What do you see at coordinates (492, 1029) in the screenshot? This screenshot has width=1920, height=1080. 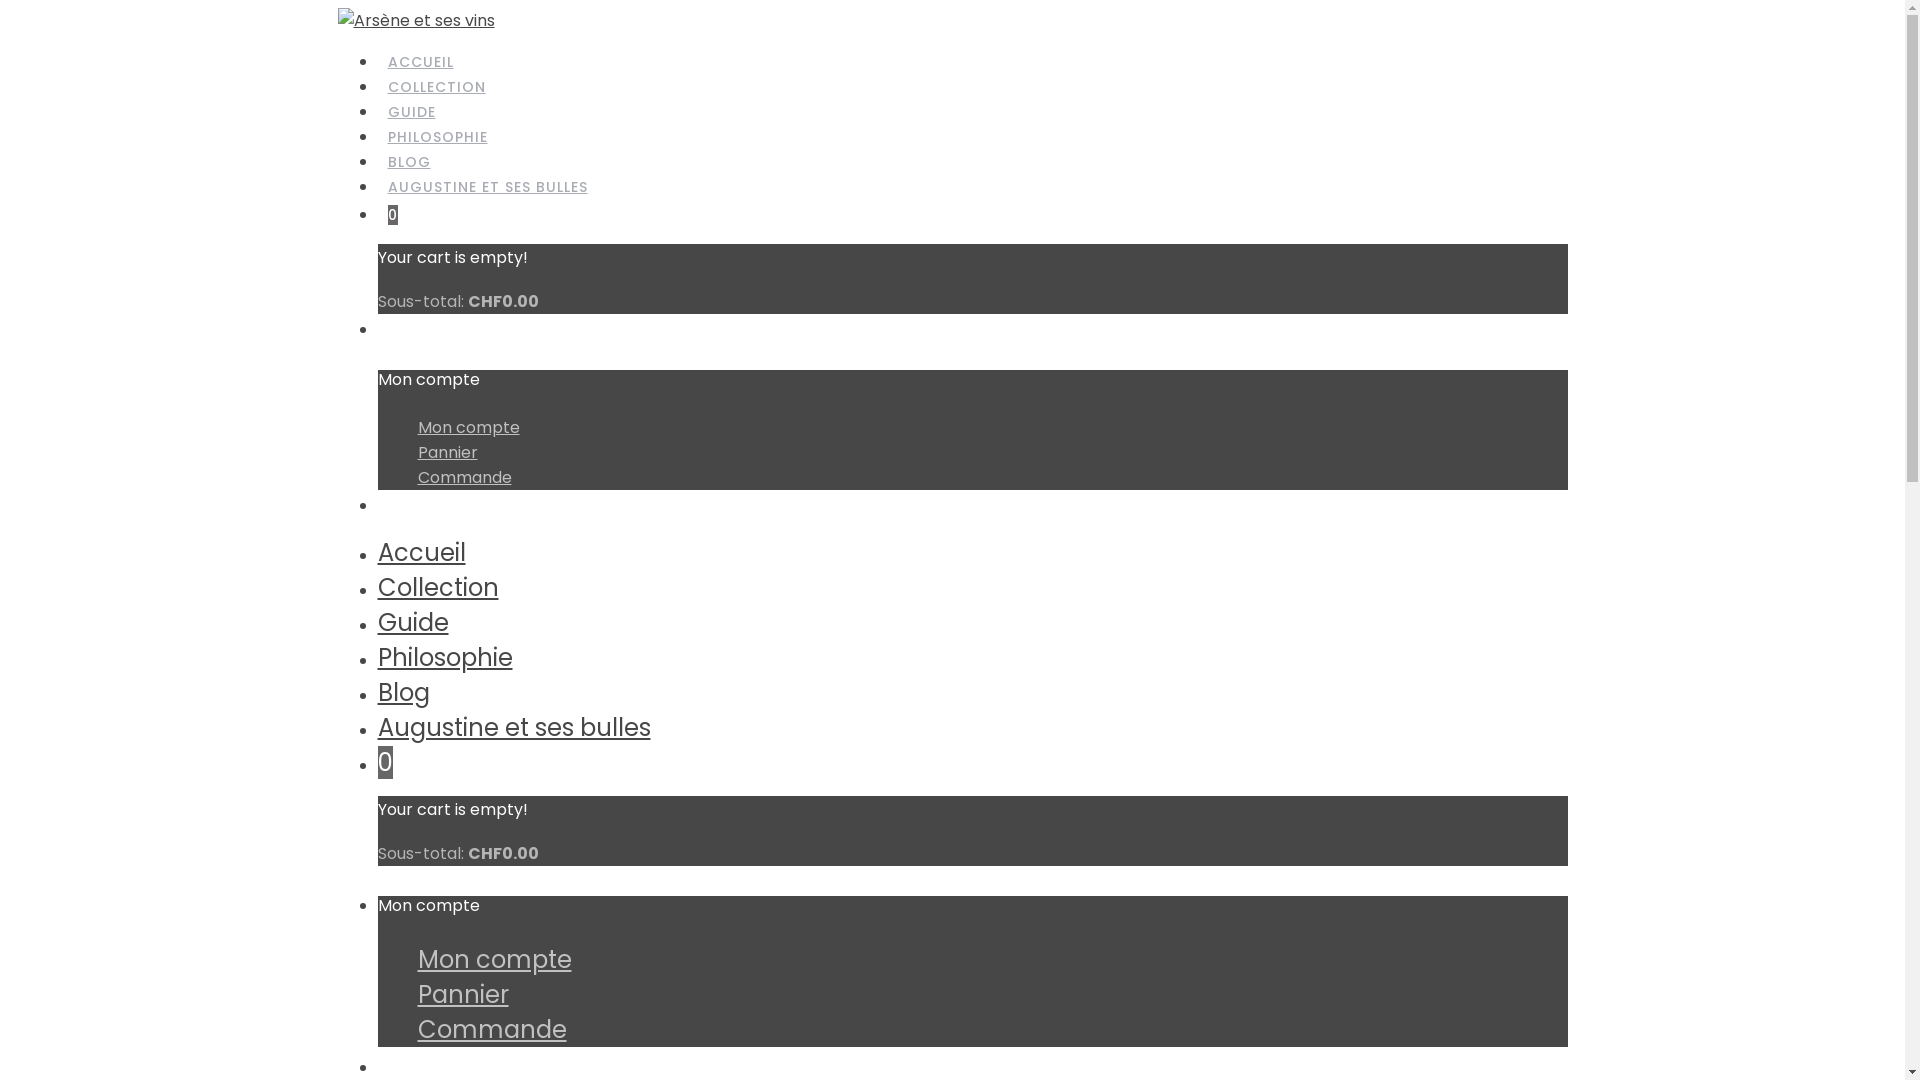 I see `'Commande'` at bounding box center [492, 1029].